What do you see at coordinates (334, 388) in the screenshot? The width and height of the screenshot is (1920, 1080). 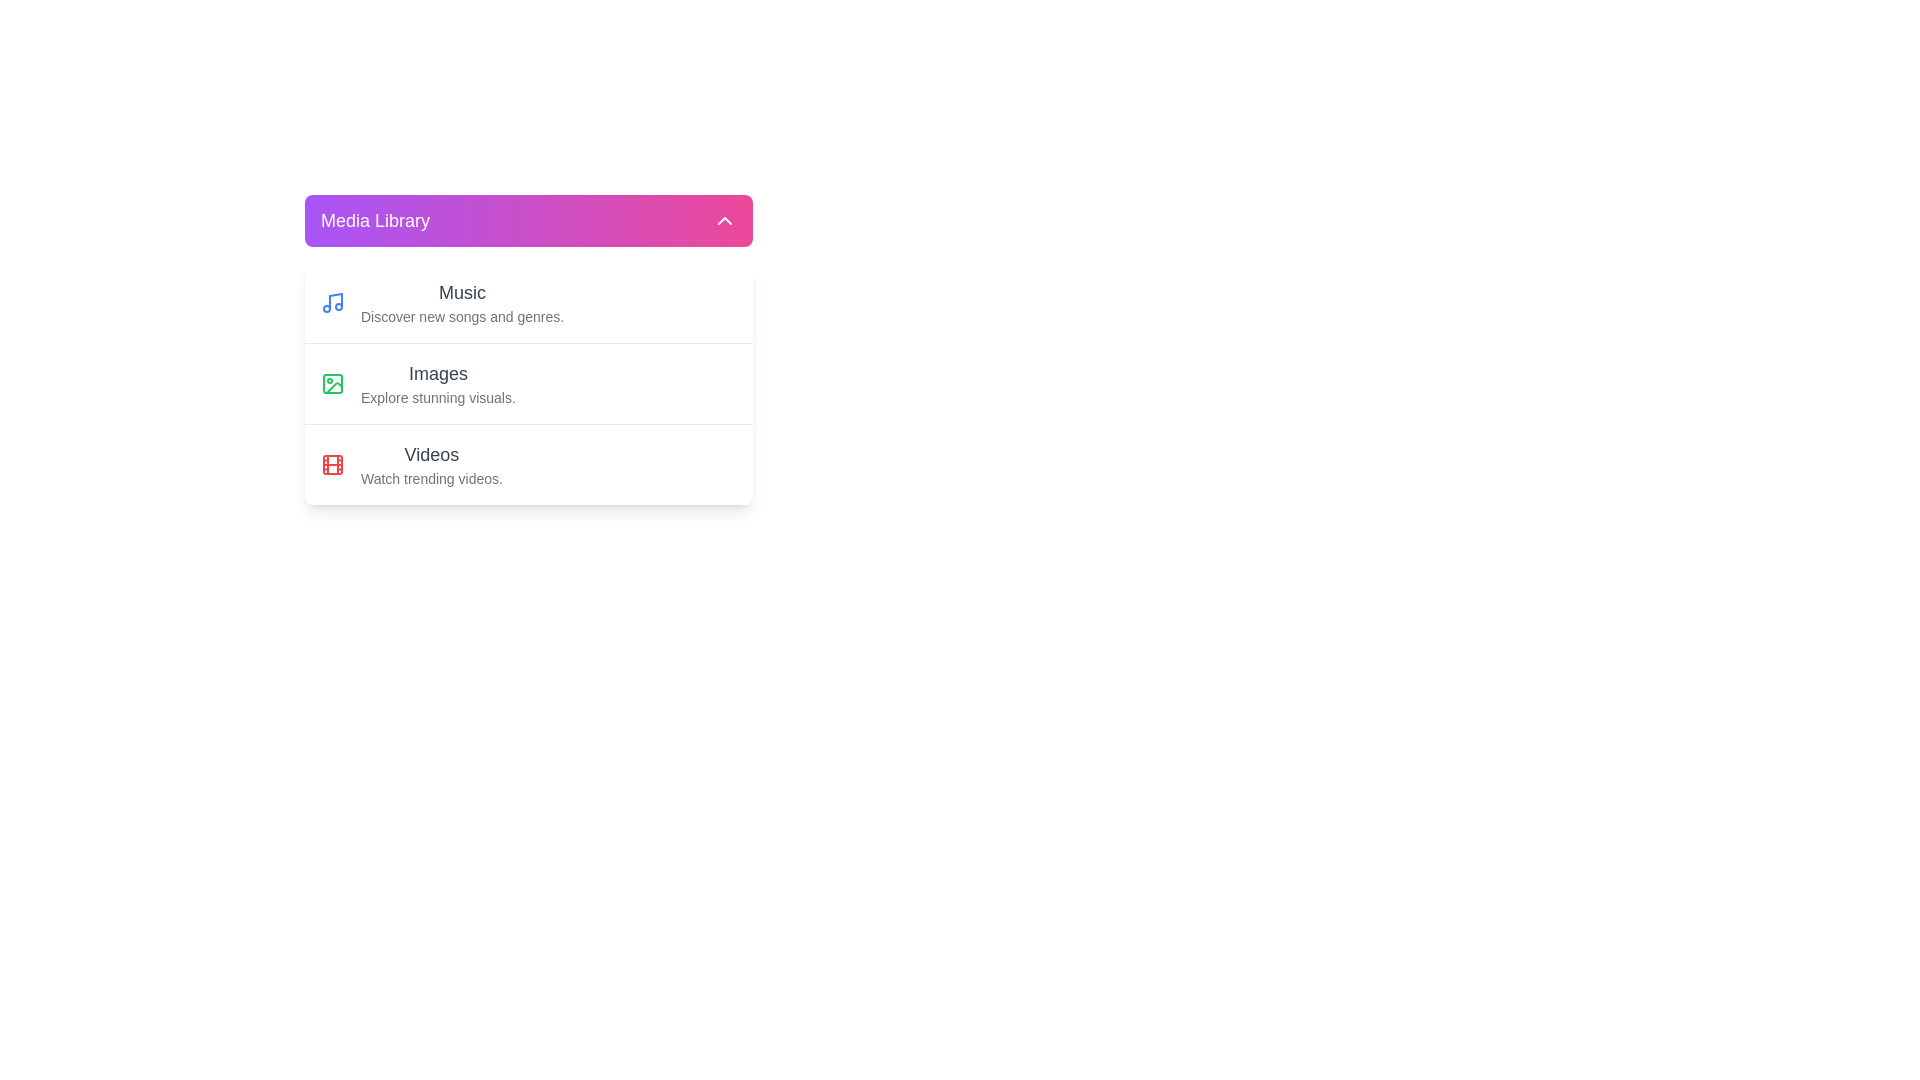 I see `the state of the decorative graphical component within the 'Images' icon in the 'Media Library' interface, located to the right of the 'Images' text label` at bounding box center [334, 388].